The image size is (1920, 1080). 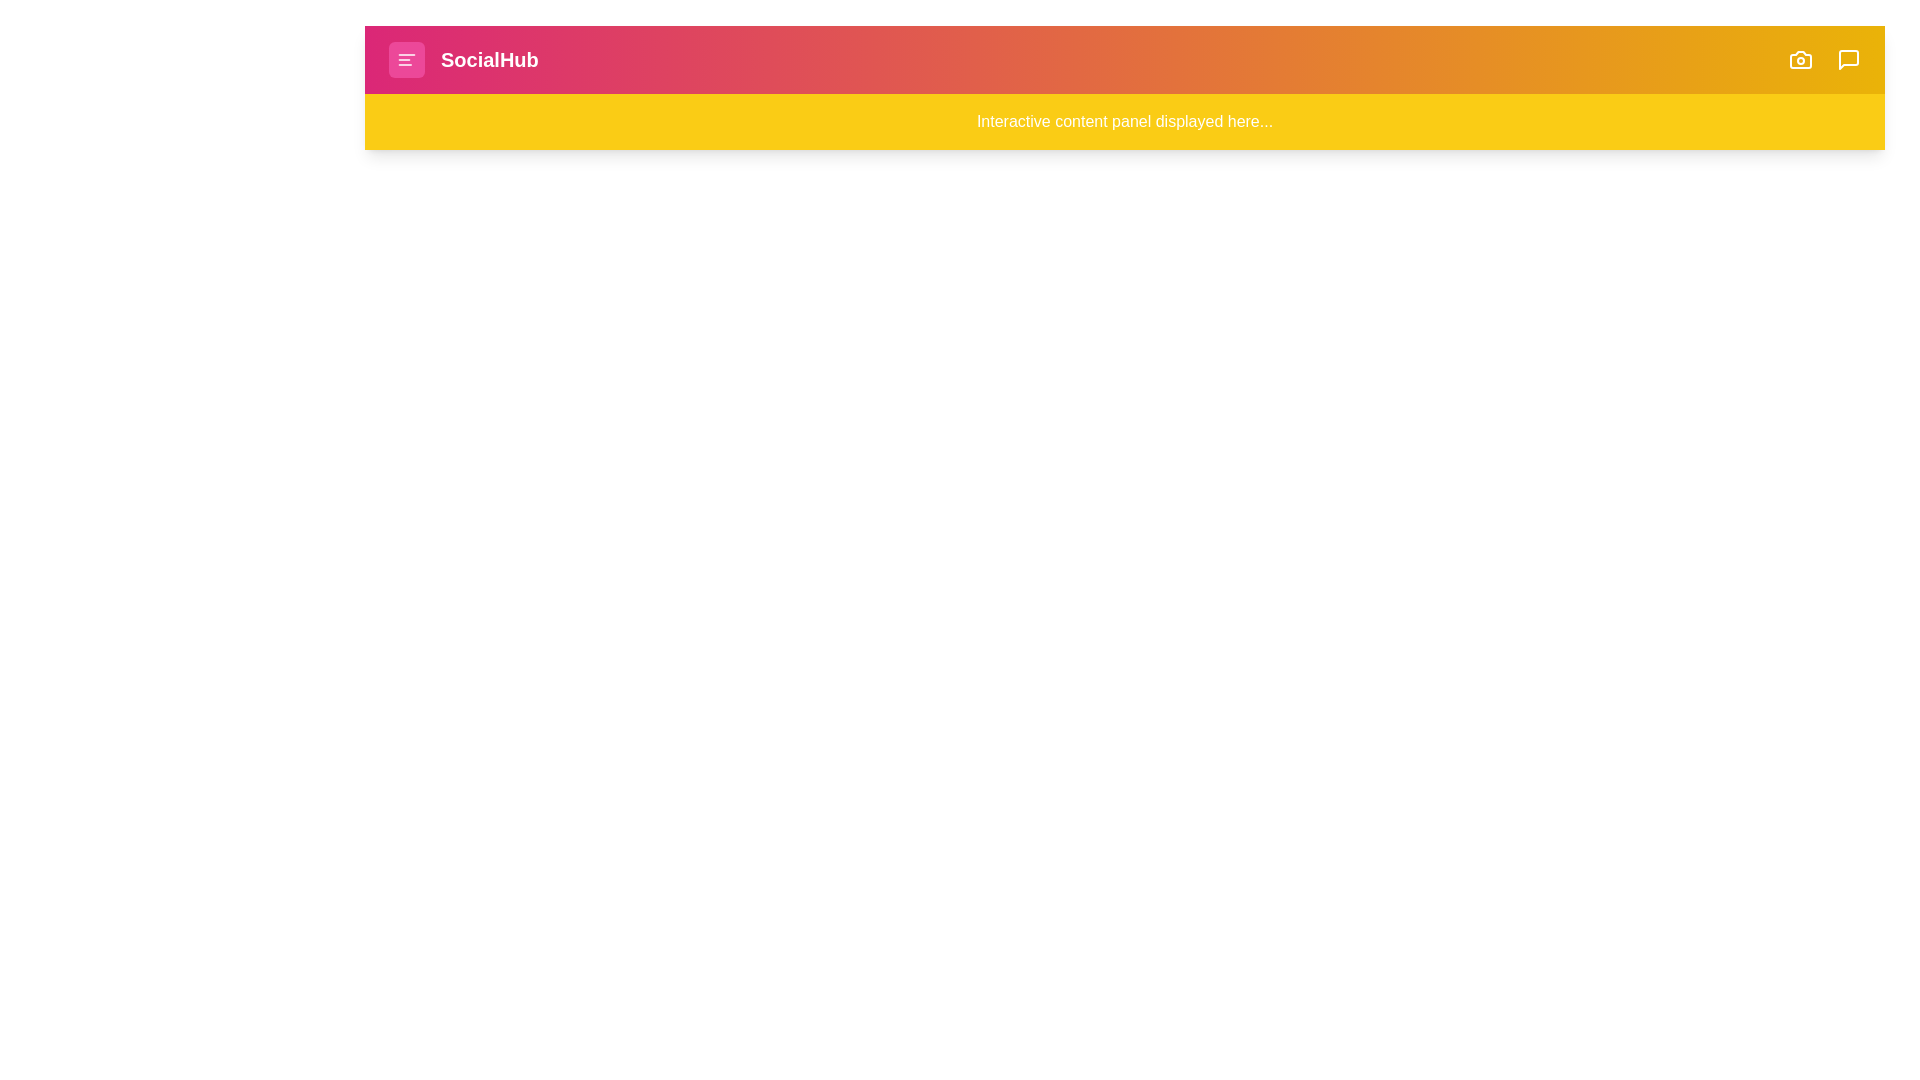 I want to click on the button with the AlignLeft icon to toggle the side menu visibility, so click(x=406, y=59).